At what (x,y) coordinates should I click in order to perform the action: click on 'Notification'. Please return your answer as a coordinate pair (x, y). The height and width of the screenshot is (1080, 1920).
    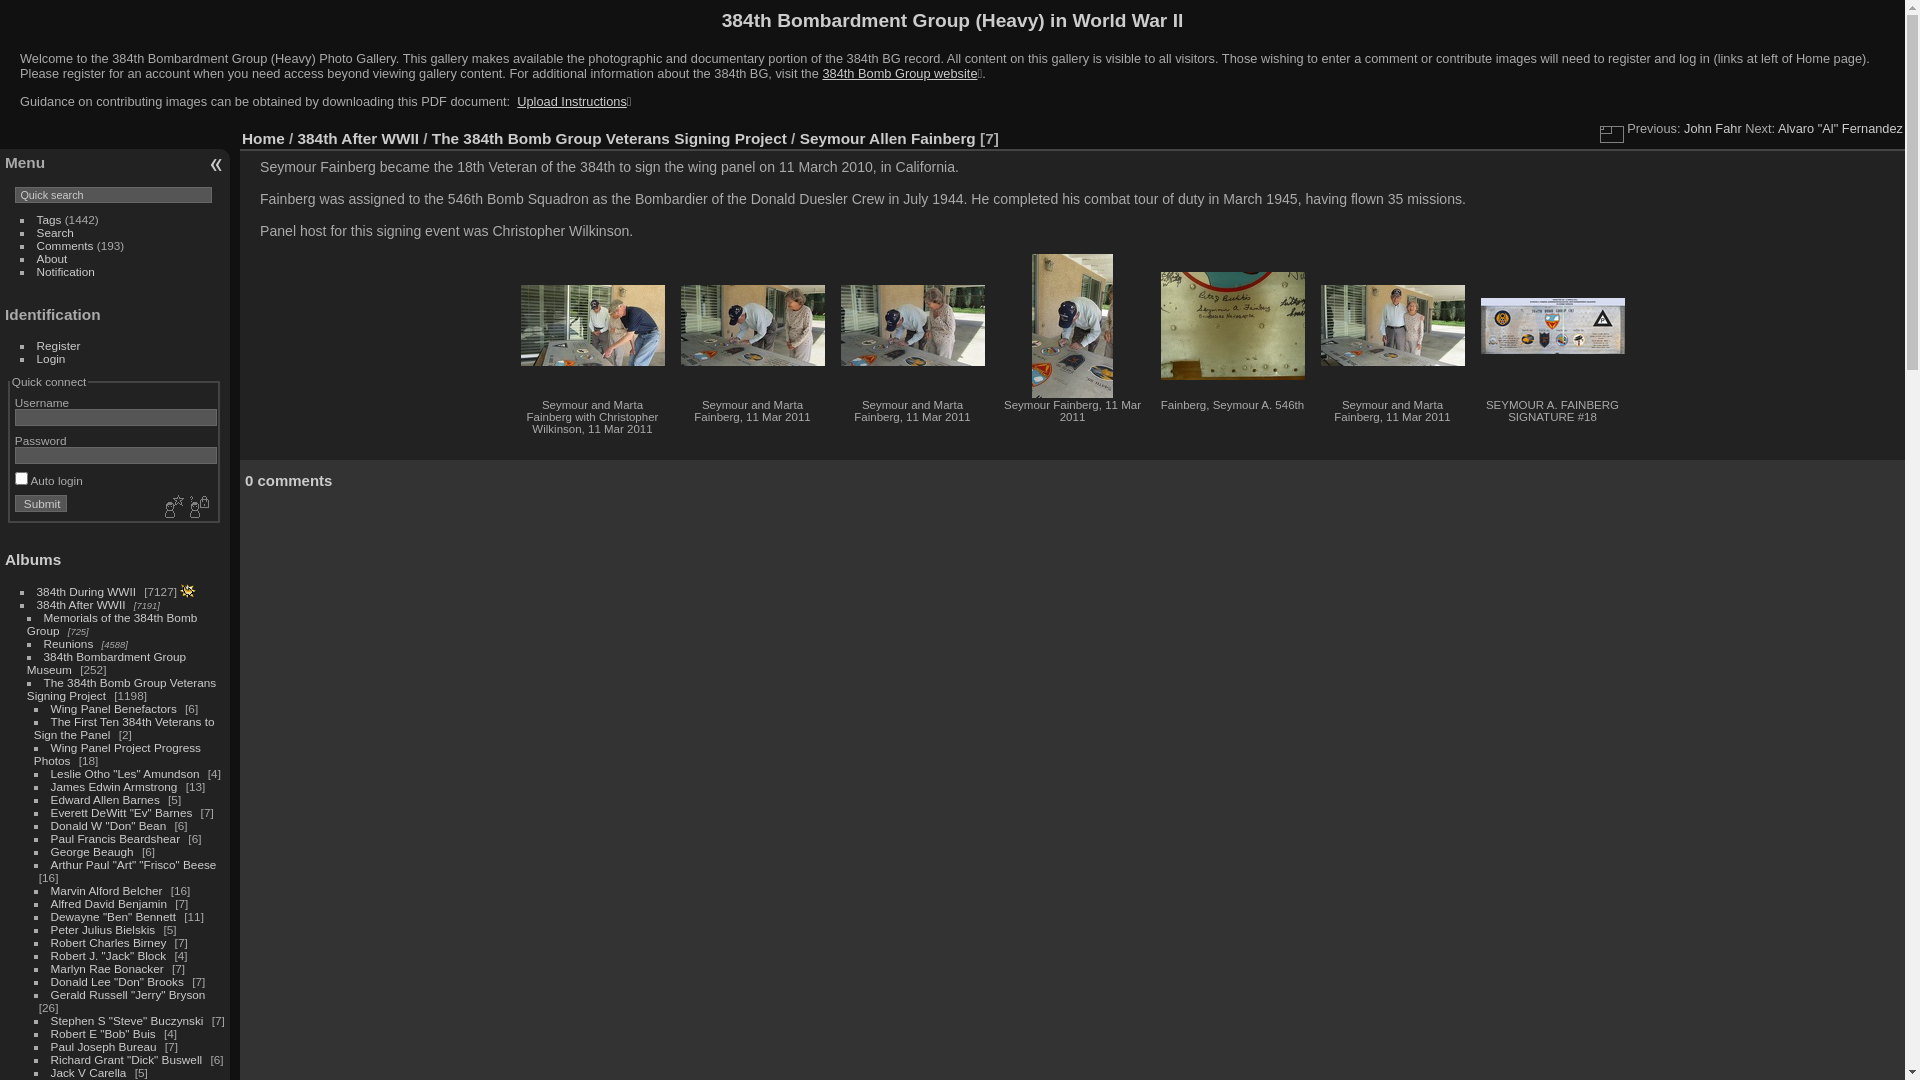
    Looking at the image, I should click on (37, 271).